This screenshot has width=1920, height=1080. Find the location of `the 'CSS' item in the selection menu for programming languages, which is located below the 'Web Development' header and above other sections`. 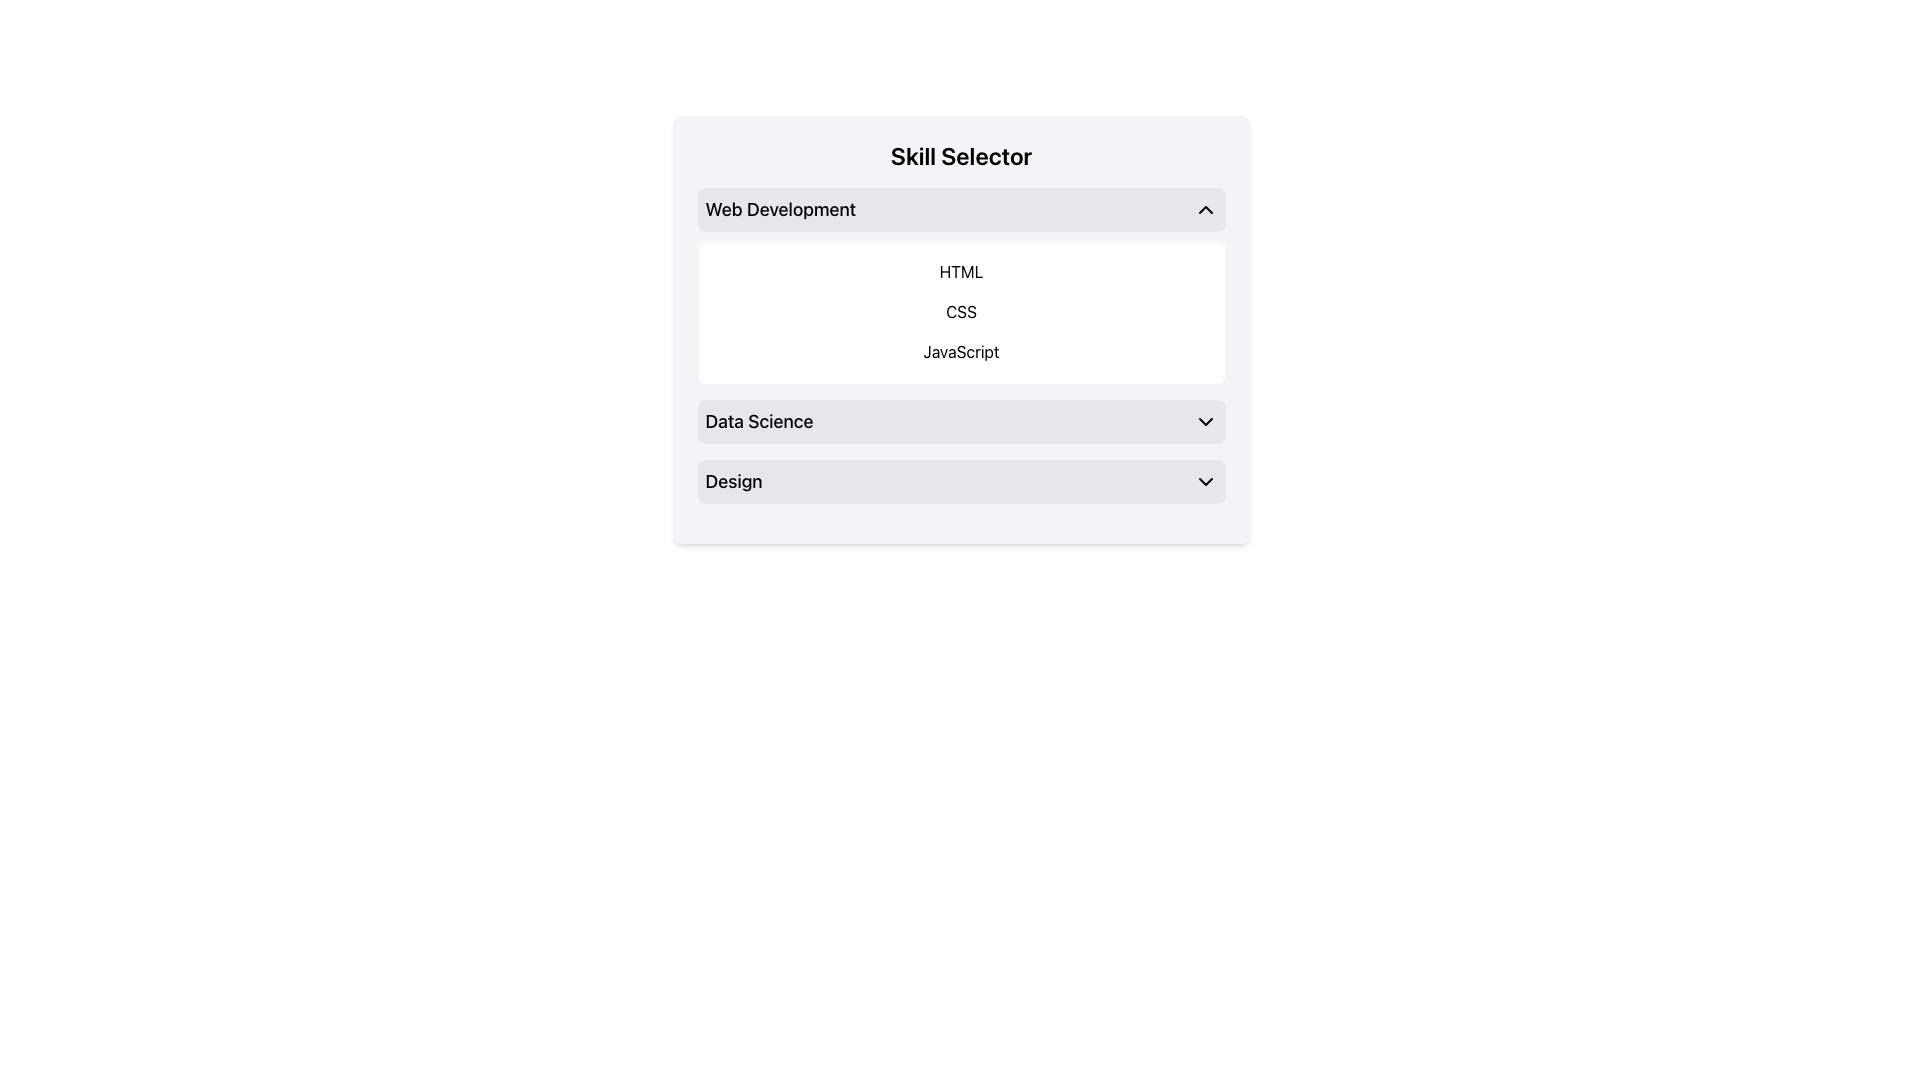

the 'CSS' item in the selection menu for programming languages, which is located below the 'Web Development' header and above other sections is located at coordinates (961, 312).